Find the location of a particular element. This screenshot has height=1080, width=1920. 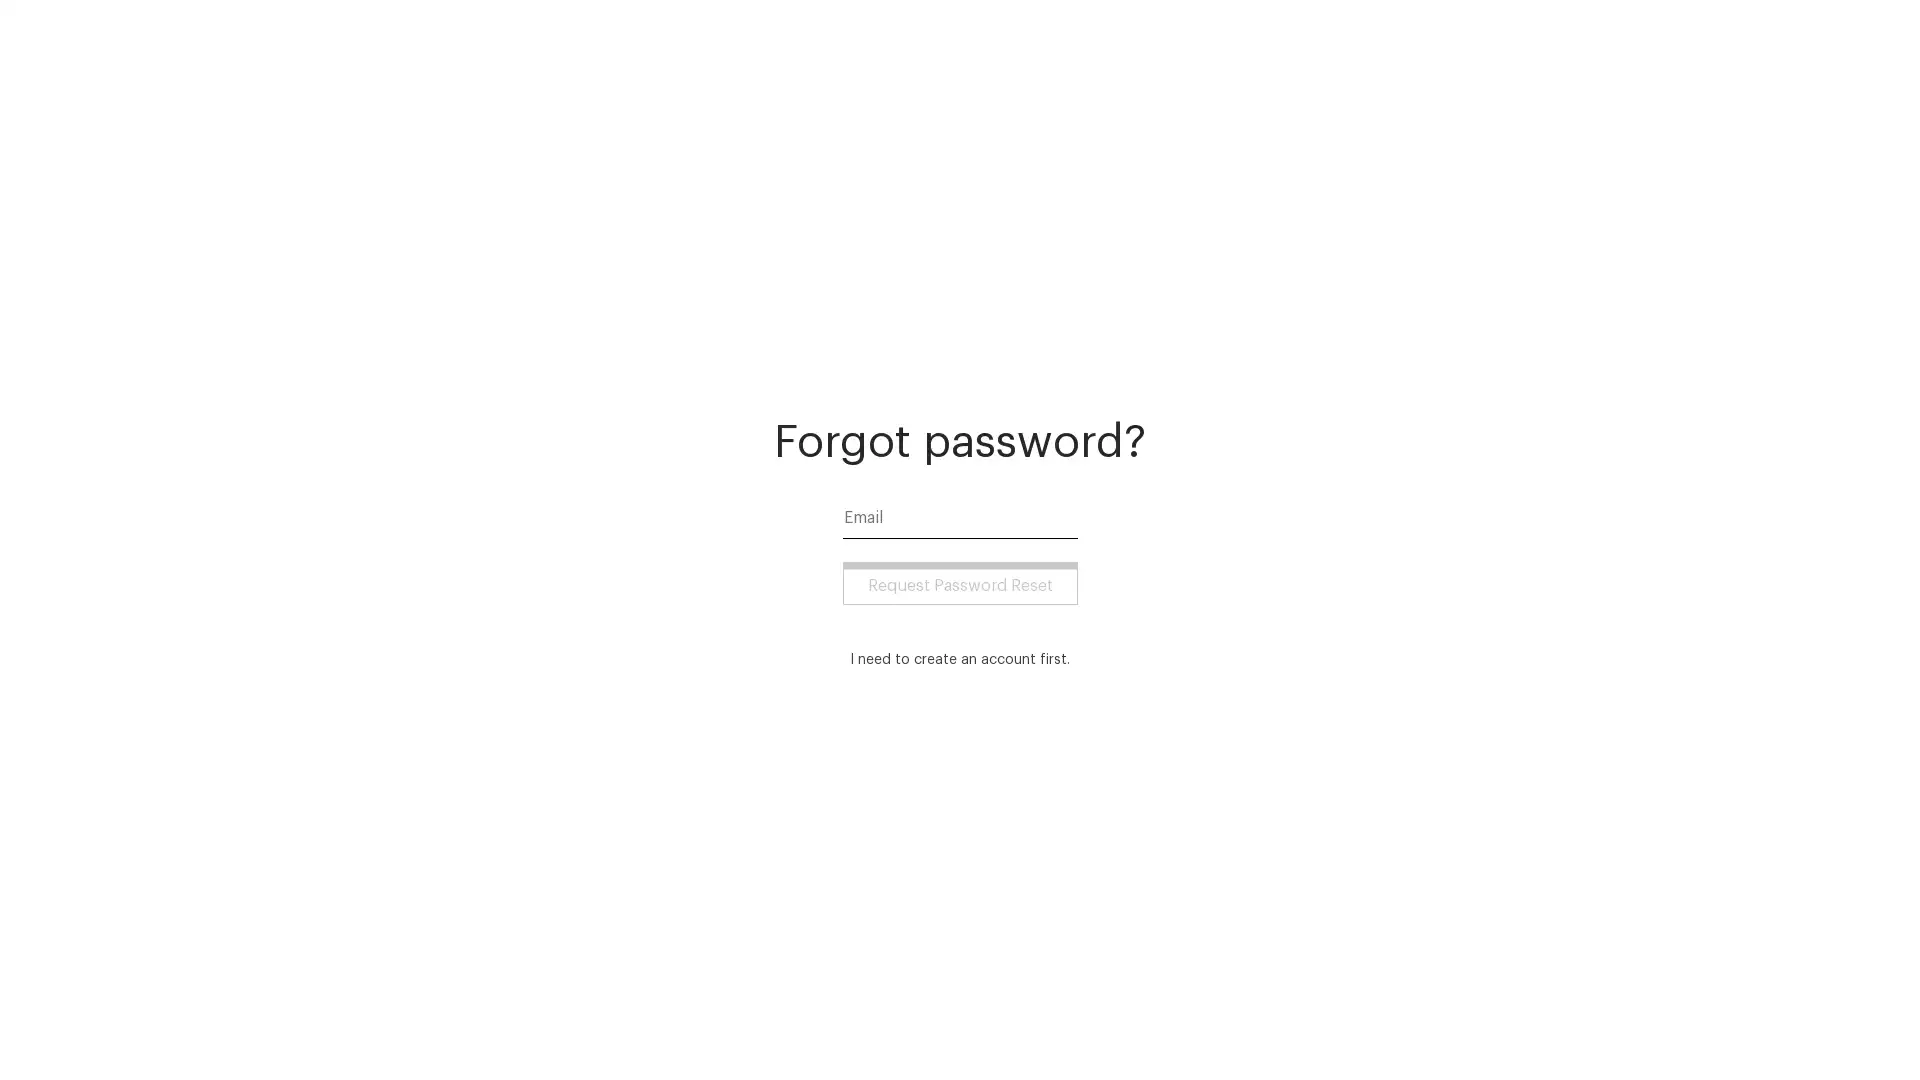

Request Password Reset is located at coordinates (958, 582).